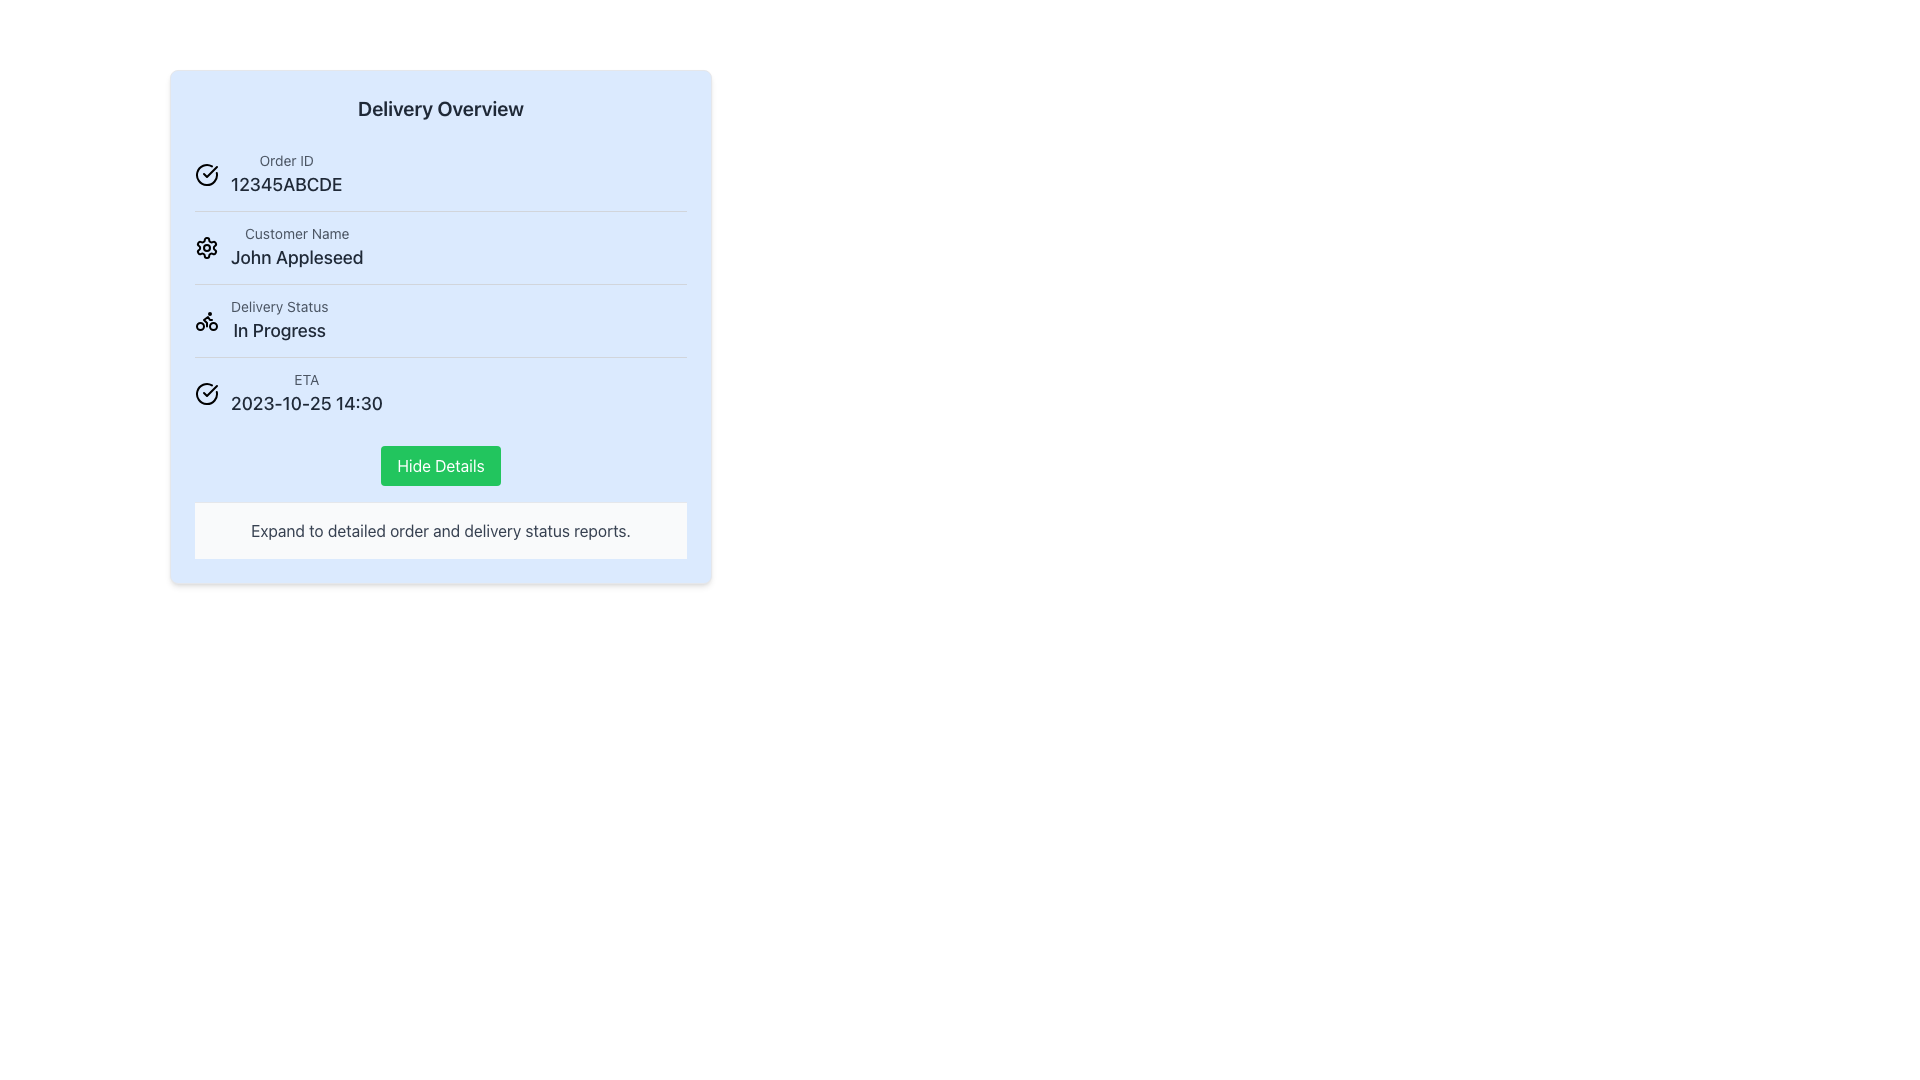 The image size is (1920, 1080). What do you see at coordinates (306, 380) in the screenshot?
I see `the 'ETA' text label in the 'Delivery Overview' section` at bounding box center [306, 380].